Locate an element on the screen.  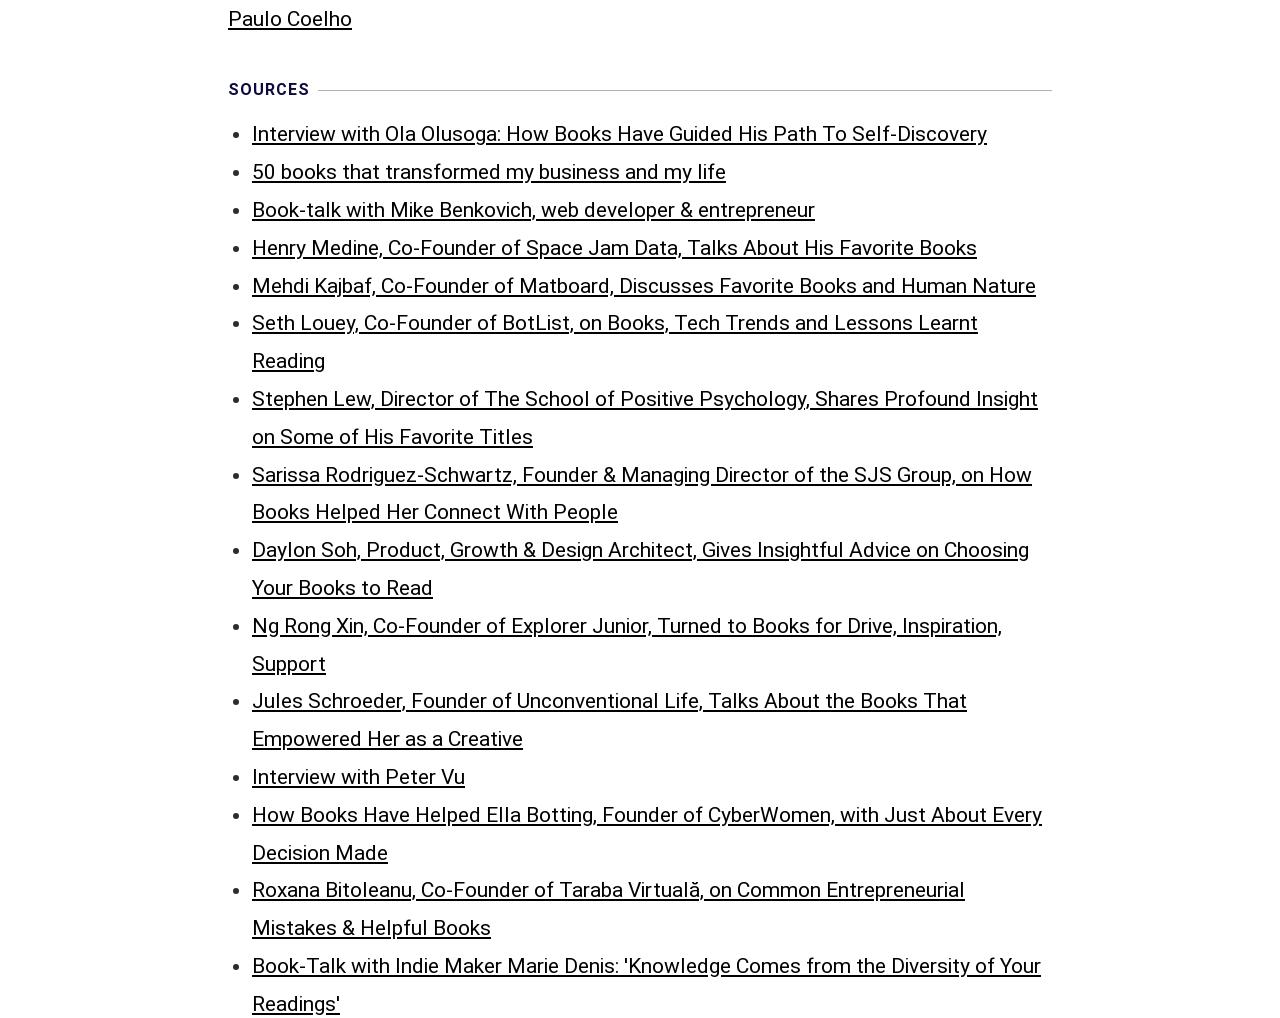
'Interview with Jeremy Boudinet, Marketing Manager at Nextiva: Favorite Books and Reading Habits' is located at coordinates (631, 682).